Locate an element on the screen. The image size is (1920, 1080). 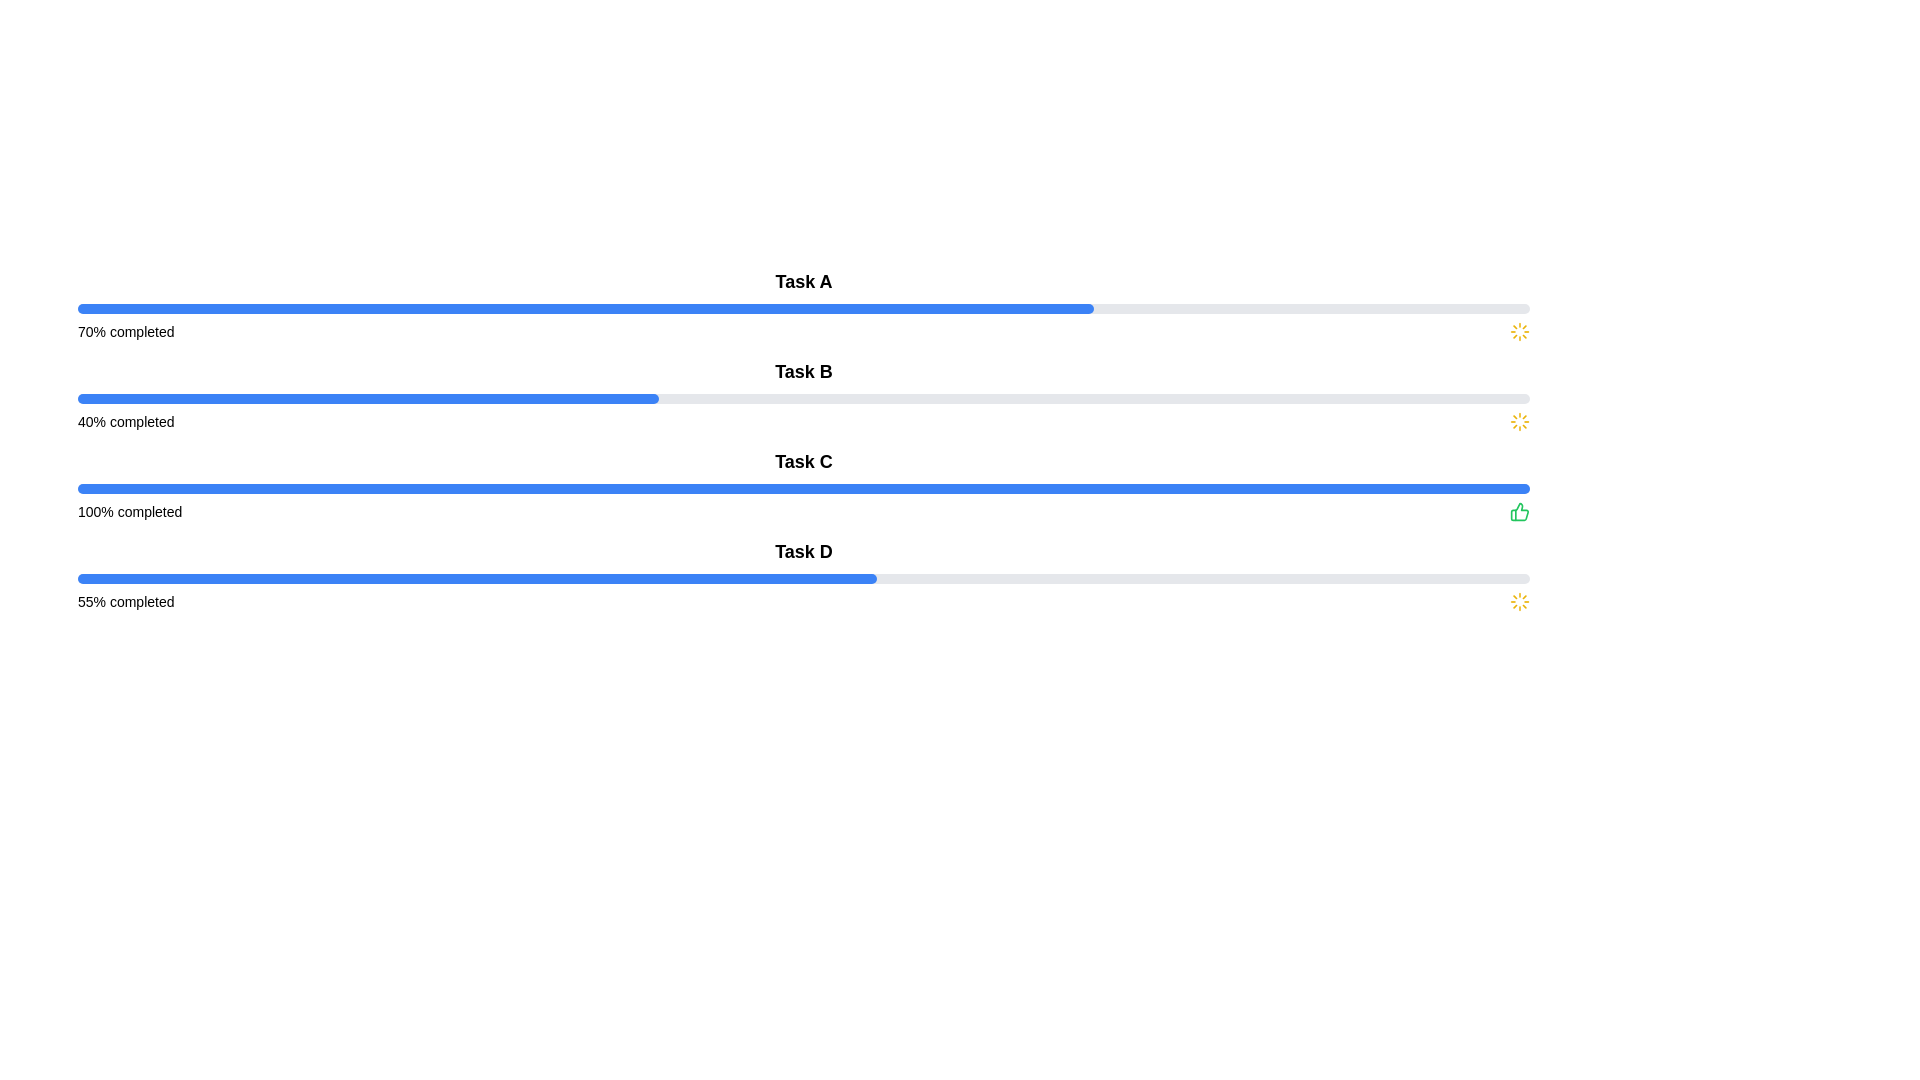
the blue progress bar that represents the progress of 'Task A', which is located near the top of the interface and has rounded edges is located at coordinates (585, 308).